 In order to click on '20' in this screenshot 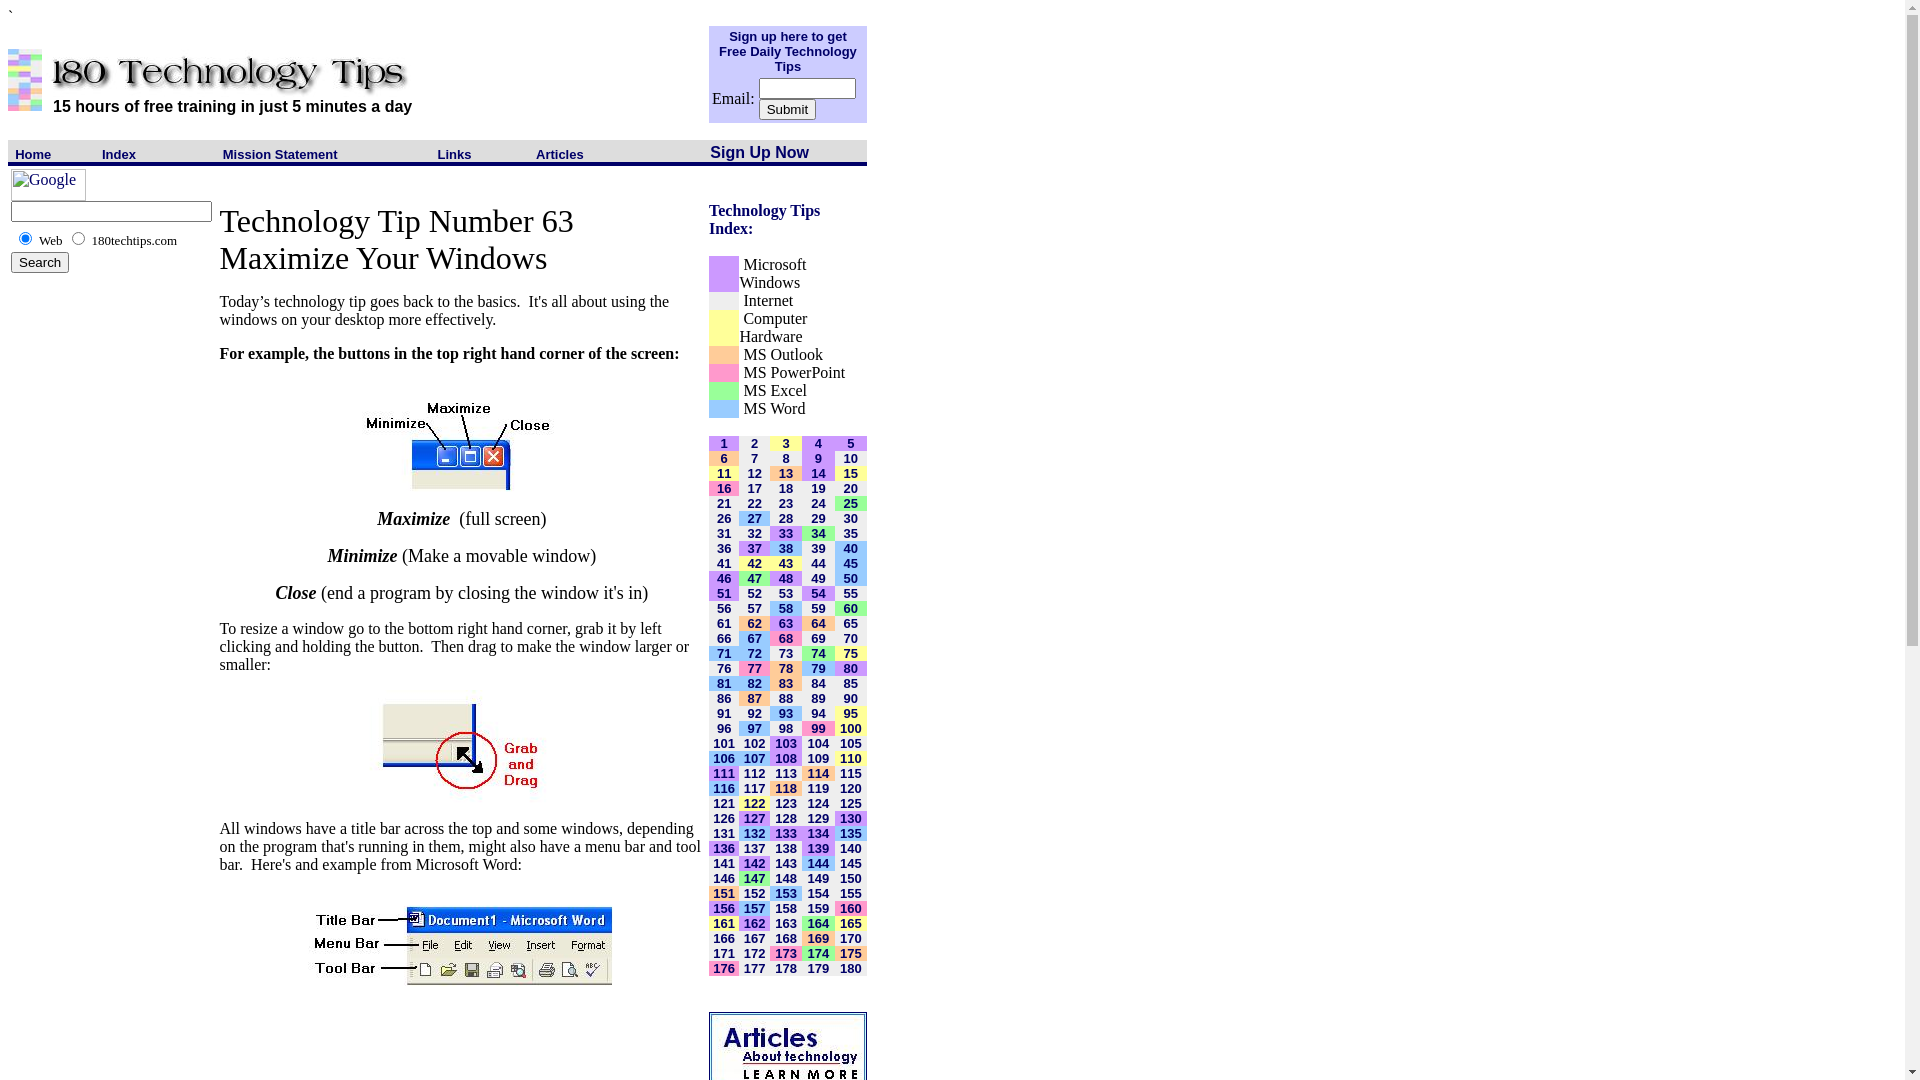, I will do `click(844, 488)`.